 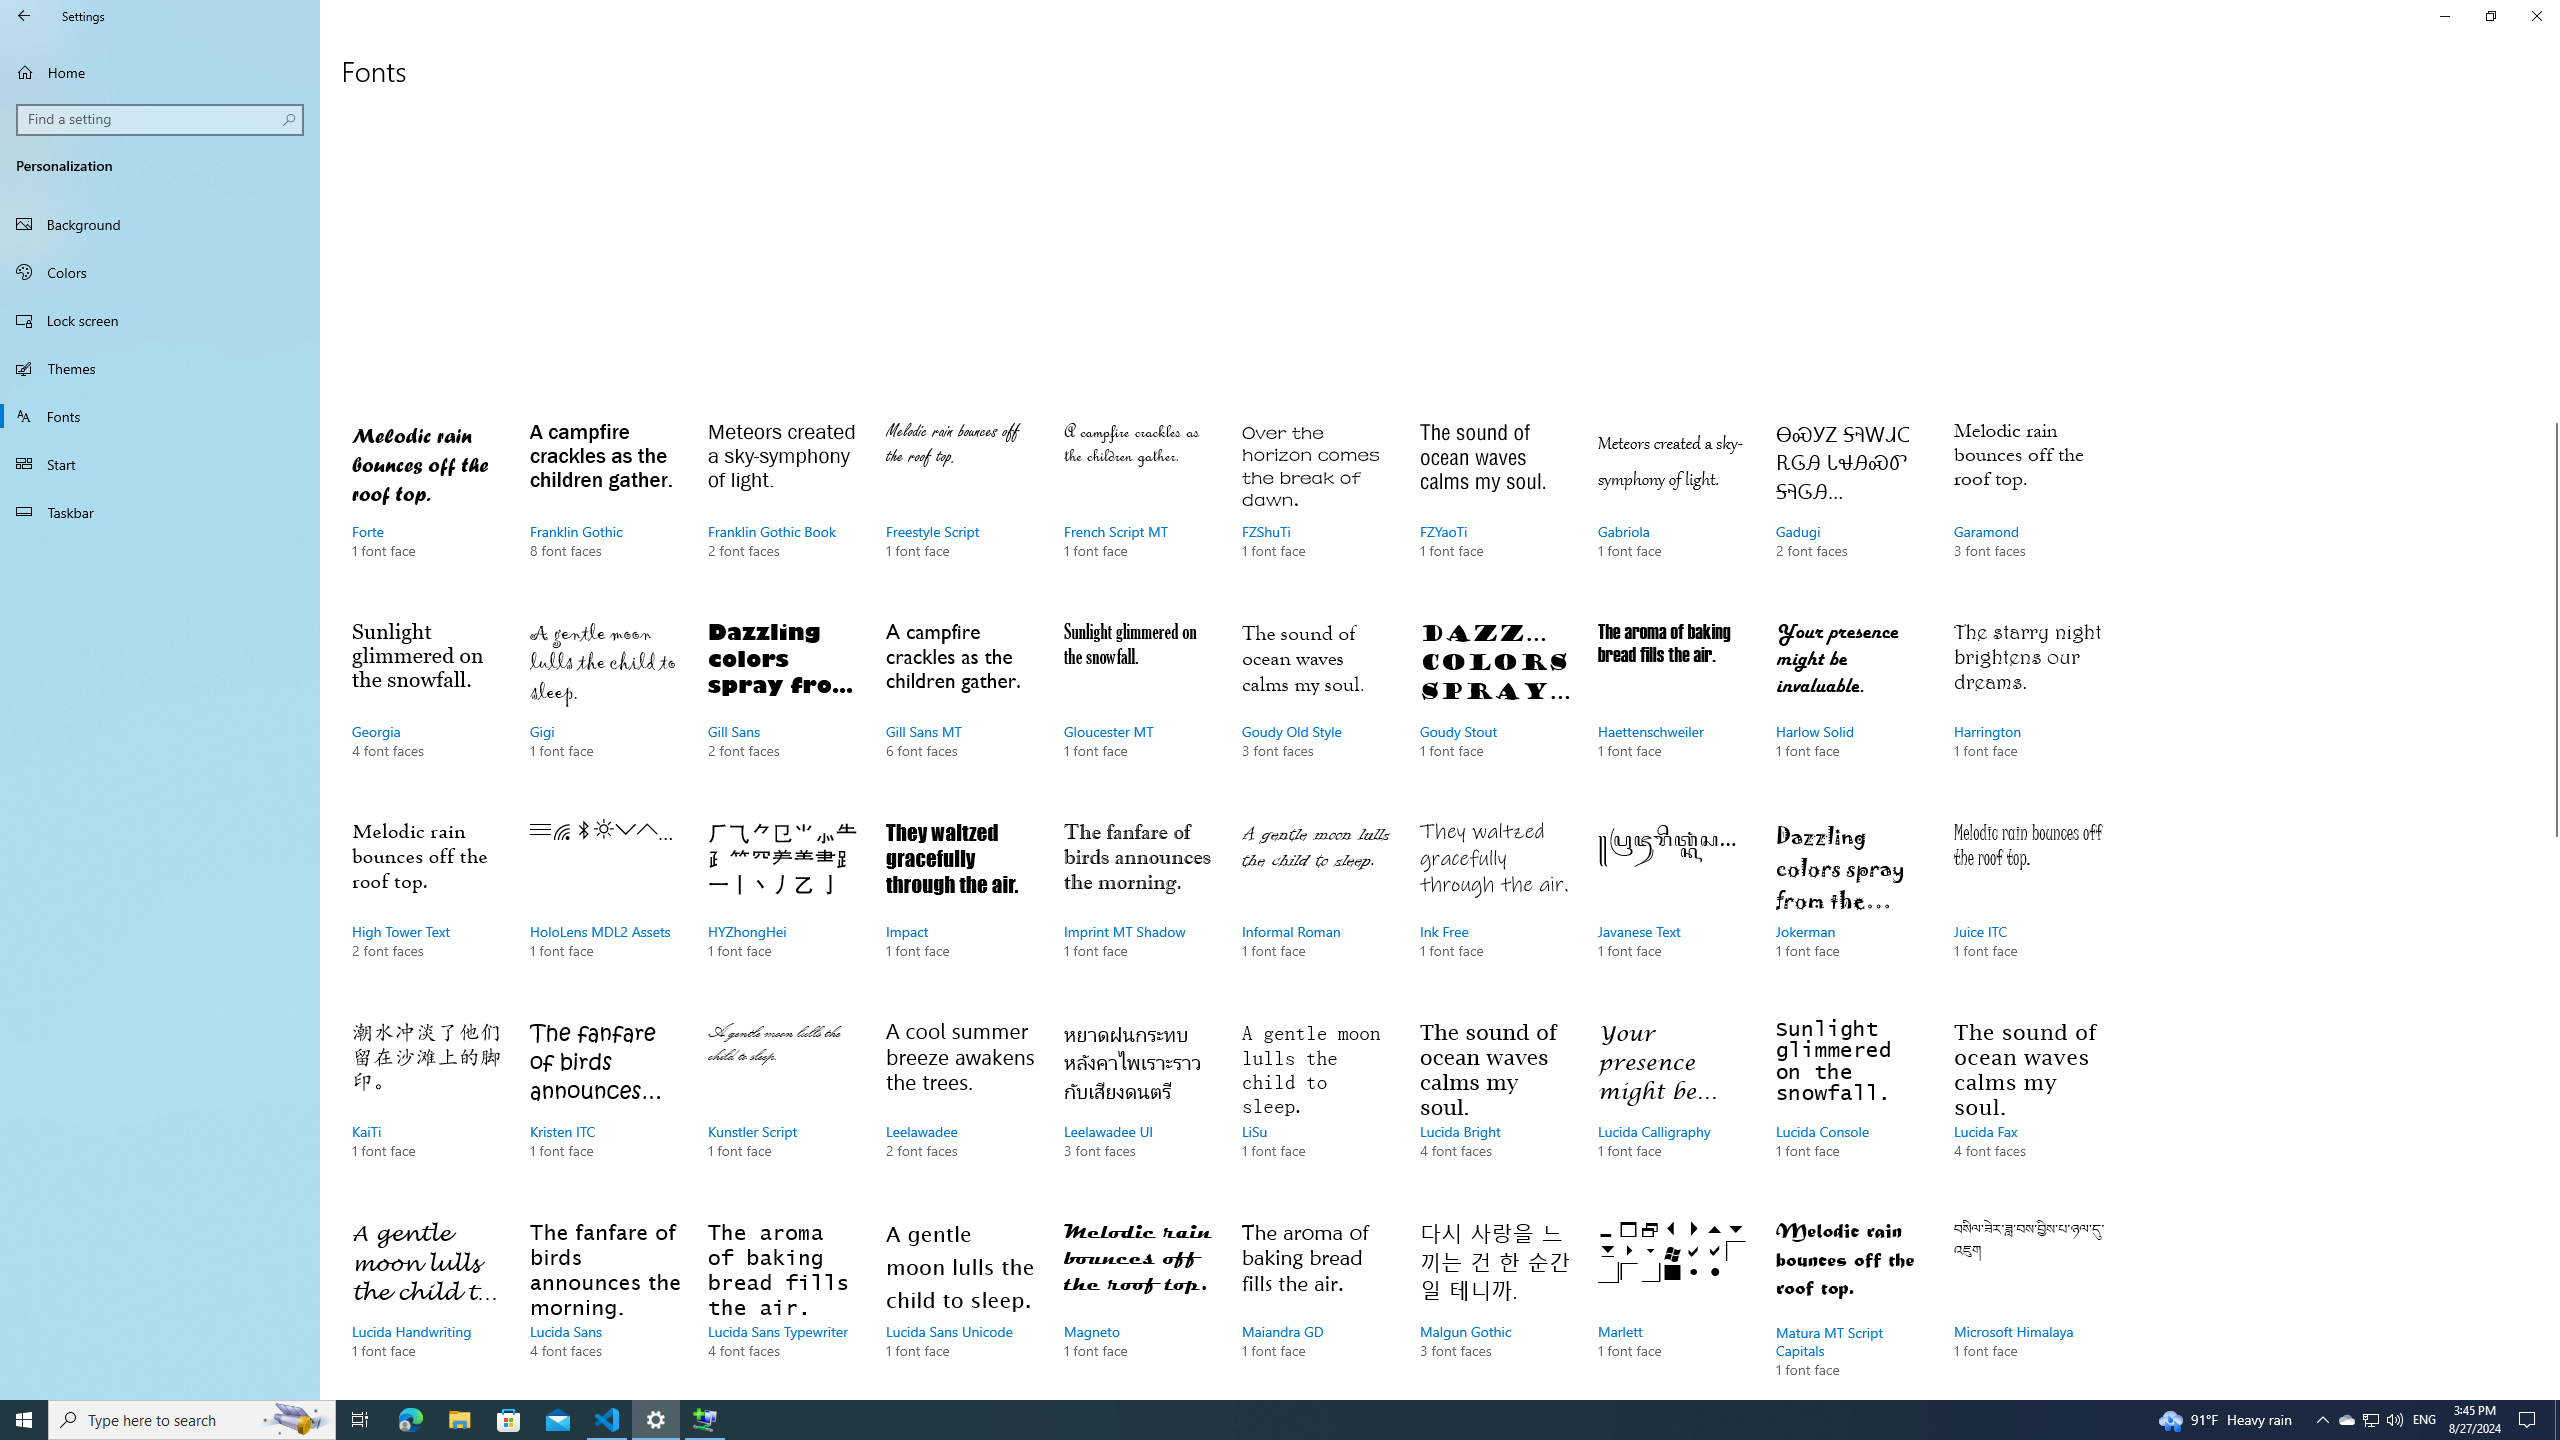 What do you see at coordinates (959, 509) in the screenshot?
I see `'Freestyle Script, 1 font face'` at bounding box center [959, 509].